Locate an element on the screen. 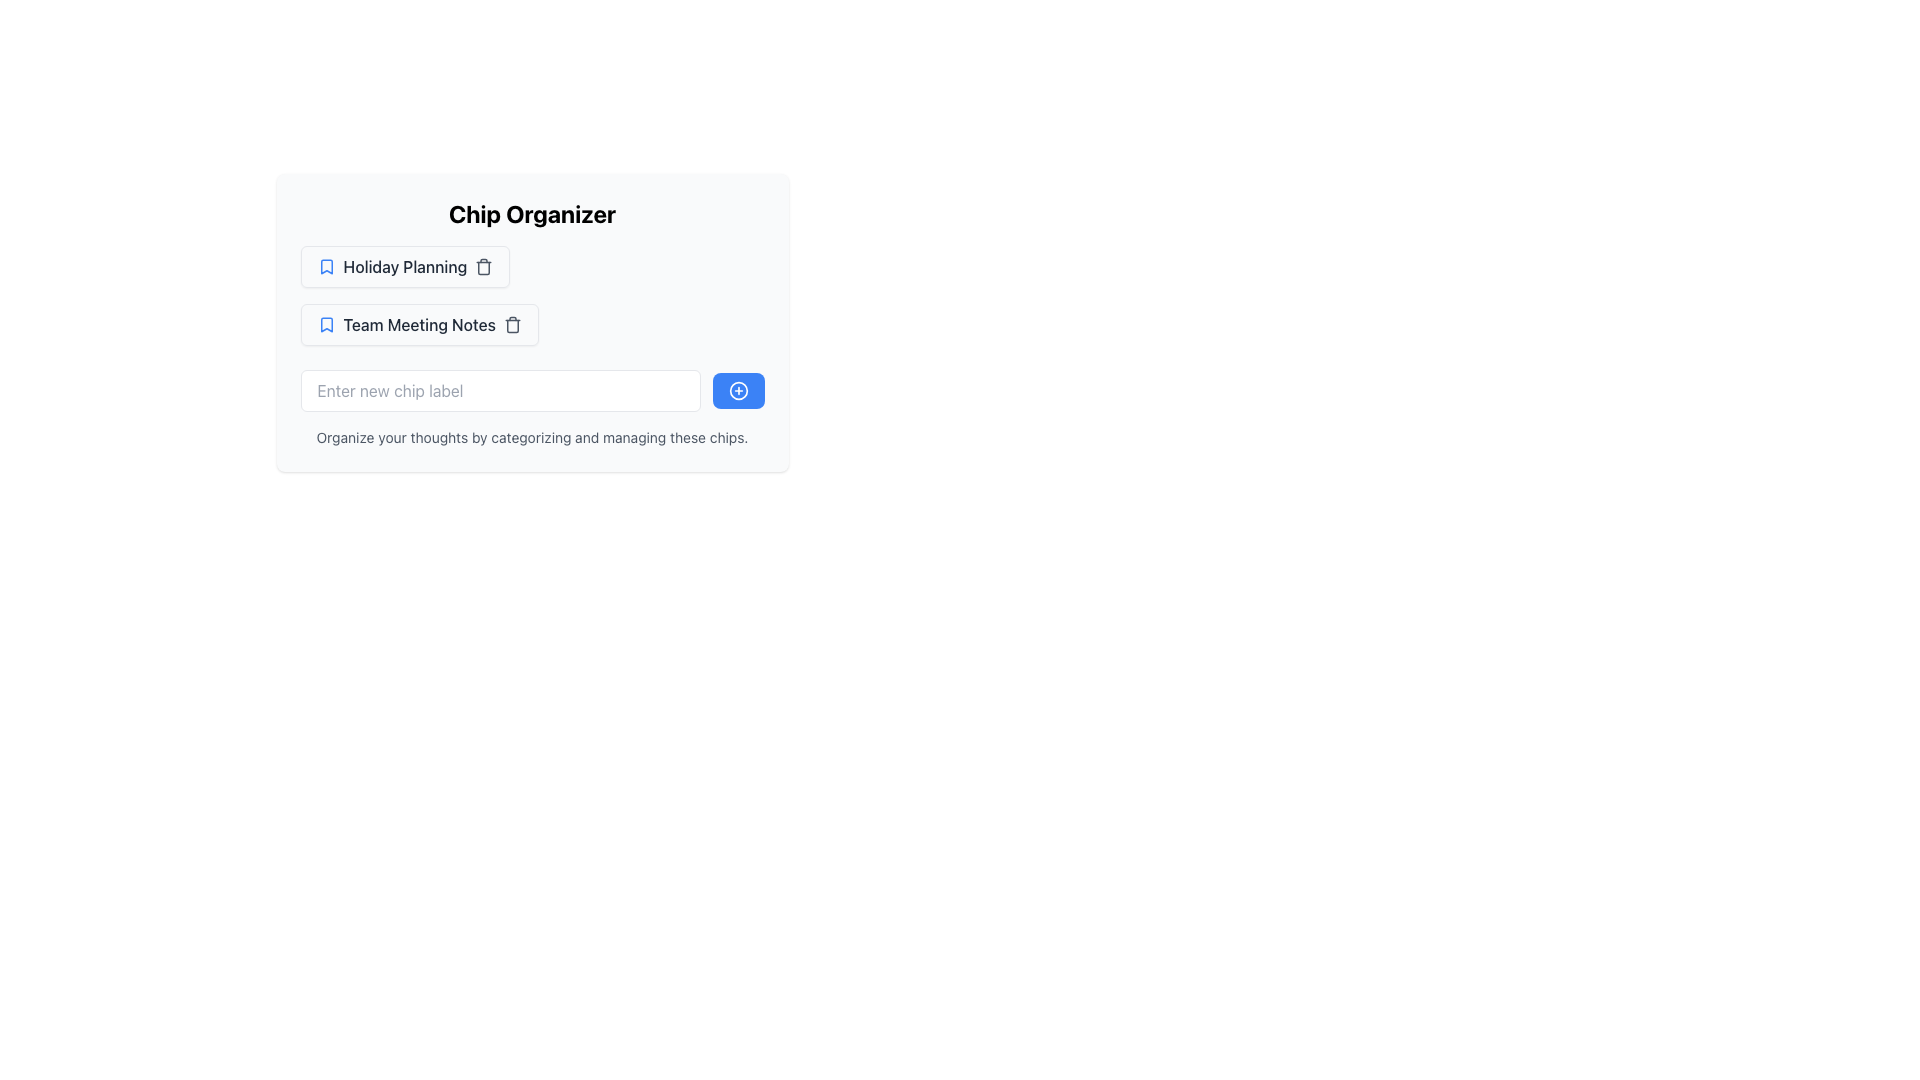 This screenshot has width=1920, height=1080. the SVG Circle element that visually represents an add or create action, which is part of a button located to the right of an input box is located at coordinates (737, 390).